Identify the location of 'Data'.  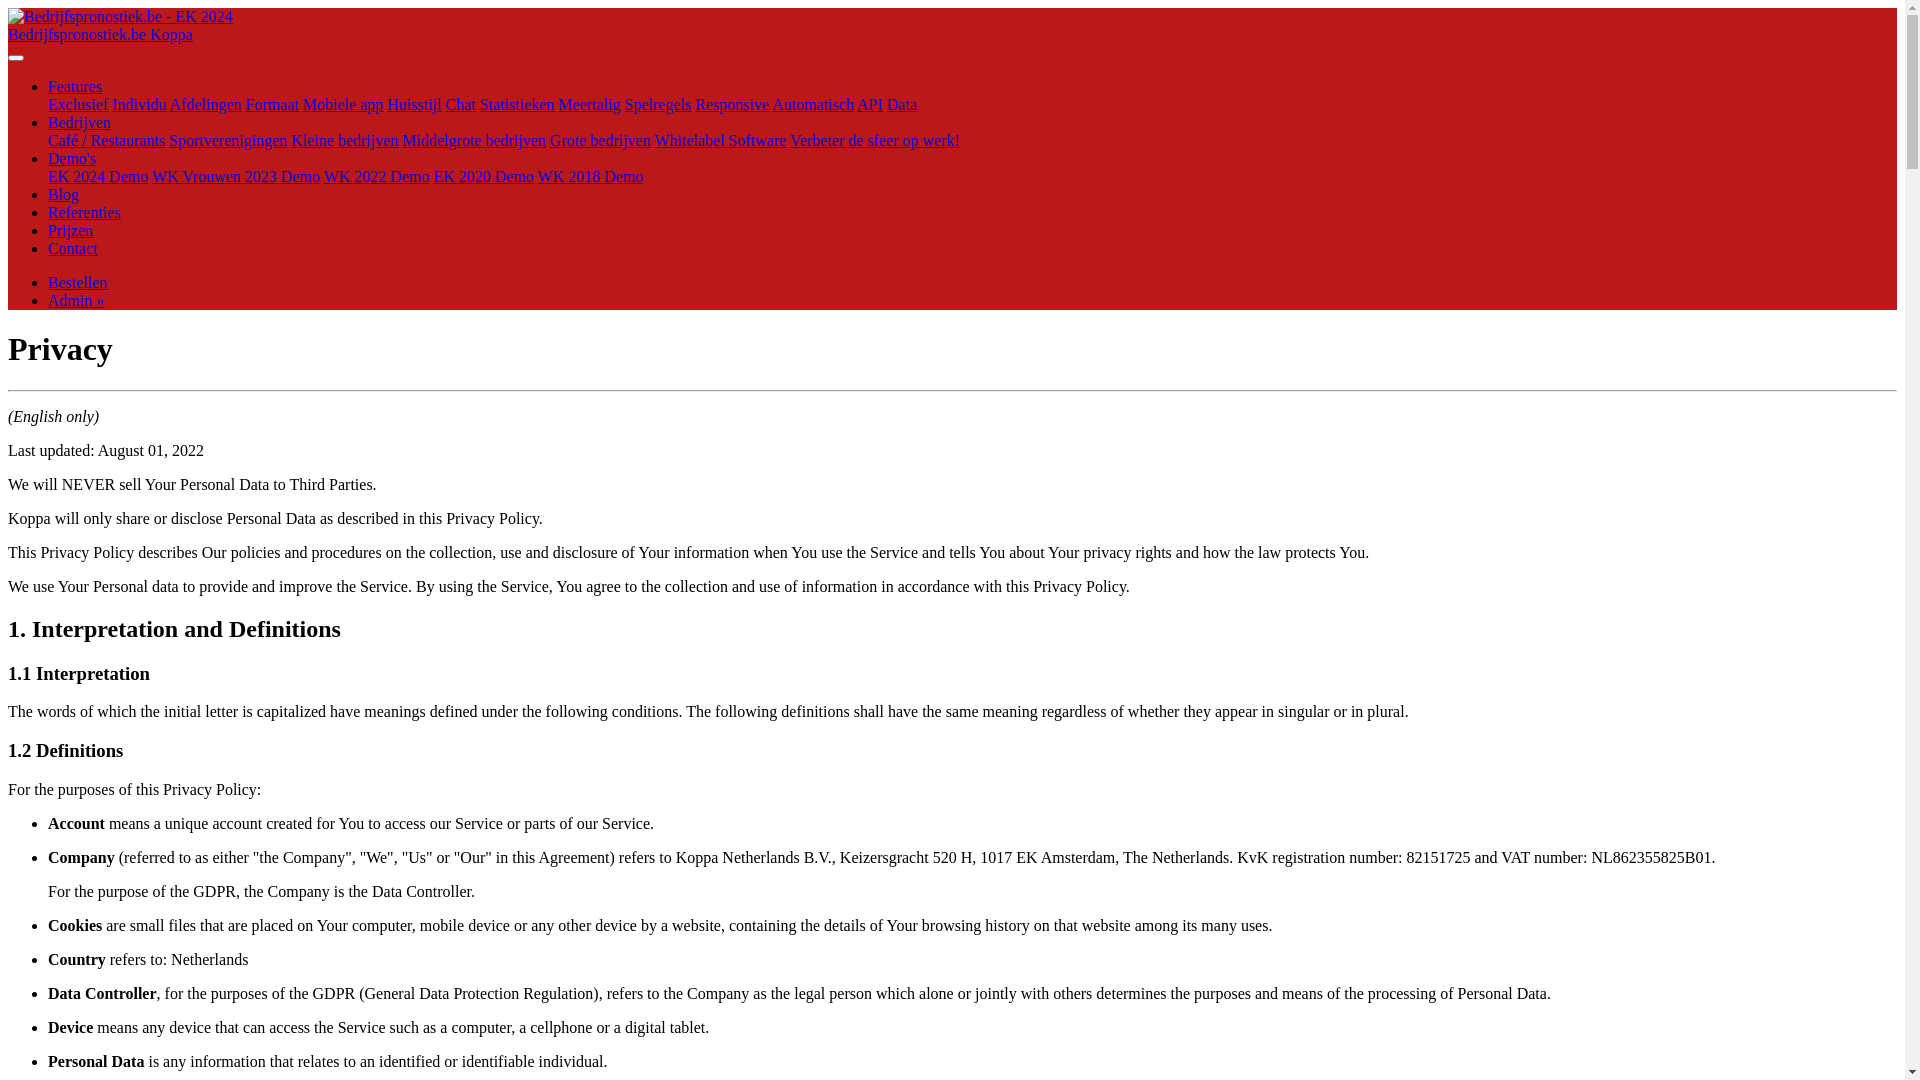
(901, 104).